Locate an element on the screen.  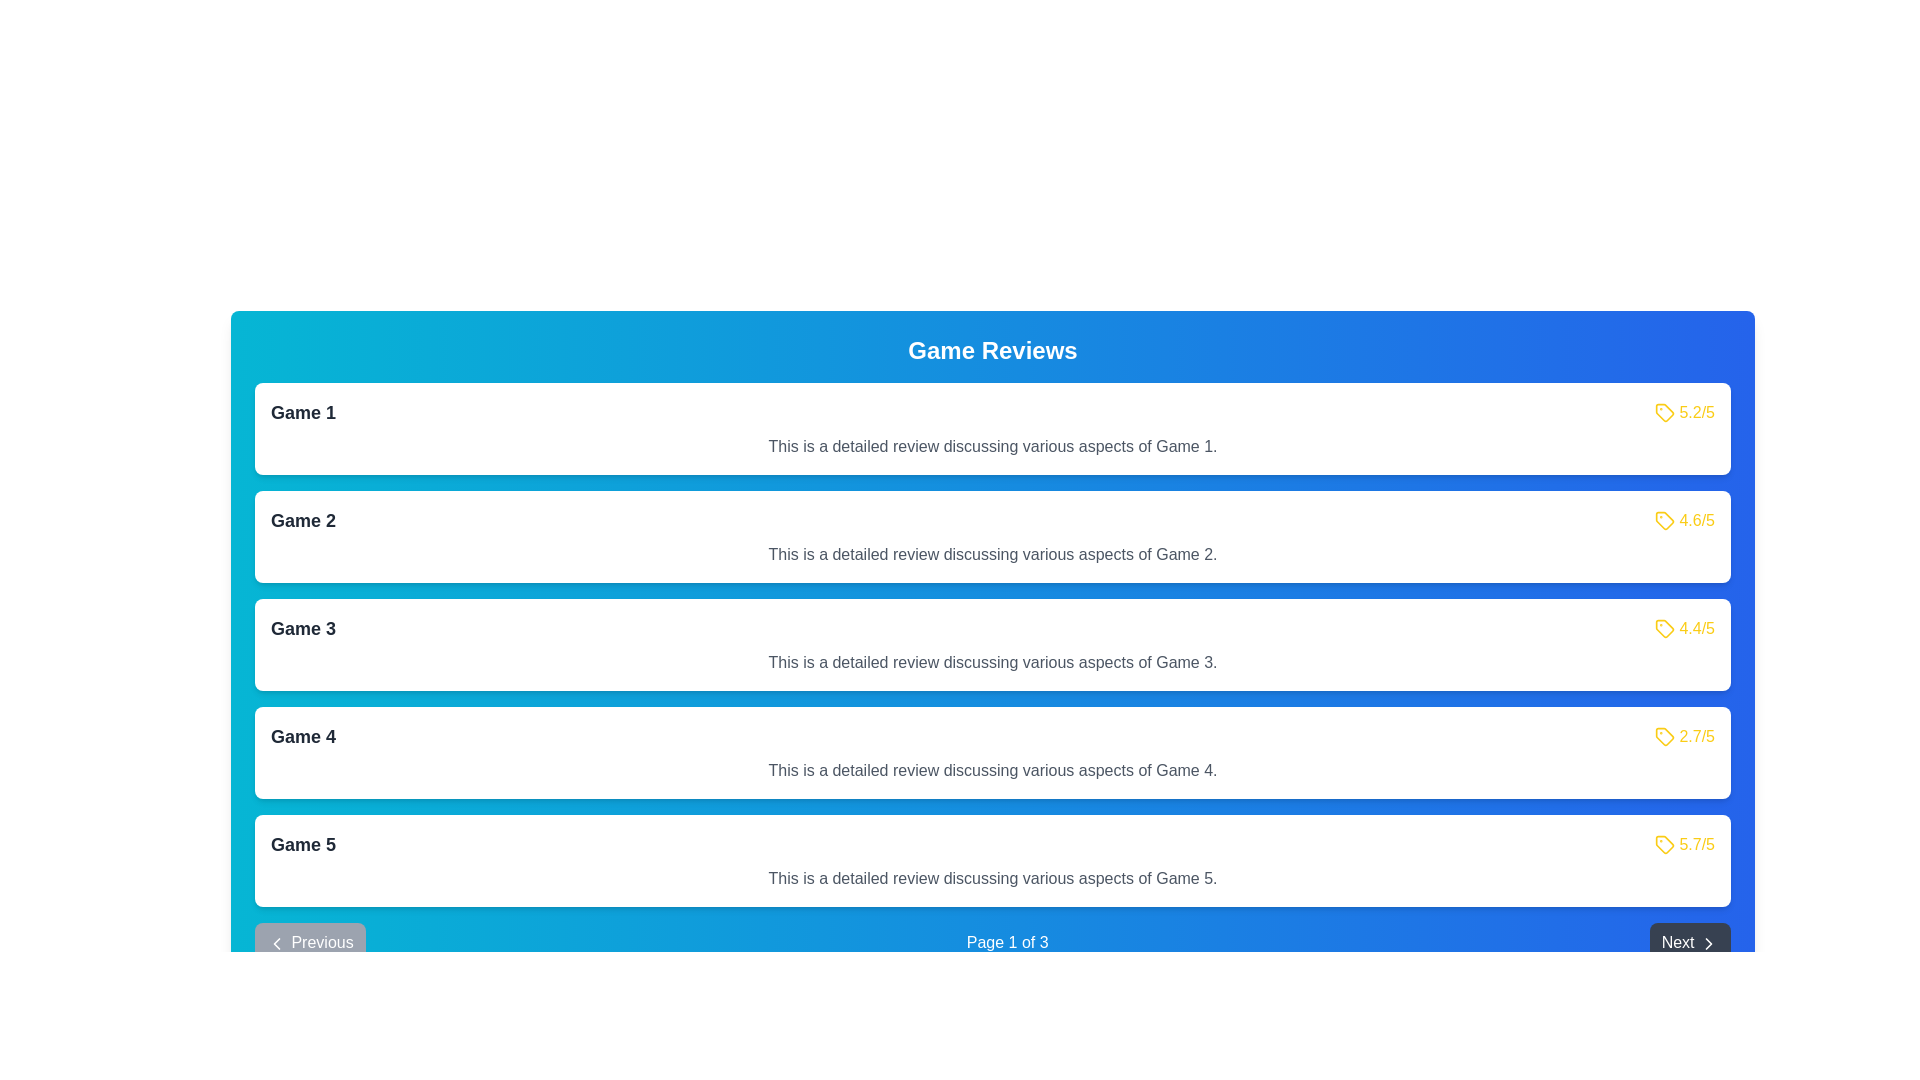
text displayed in the review card for 'Game 1', which states 'This is a detailed review discussing various aspects of Game 1.' is located at coordinates (993, 446).